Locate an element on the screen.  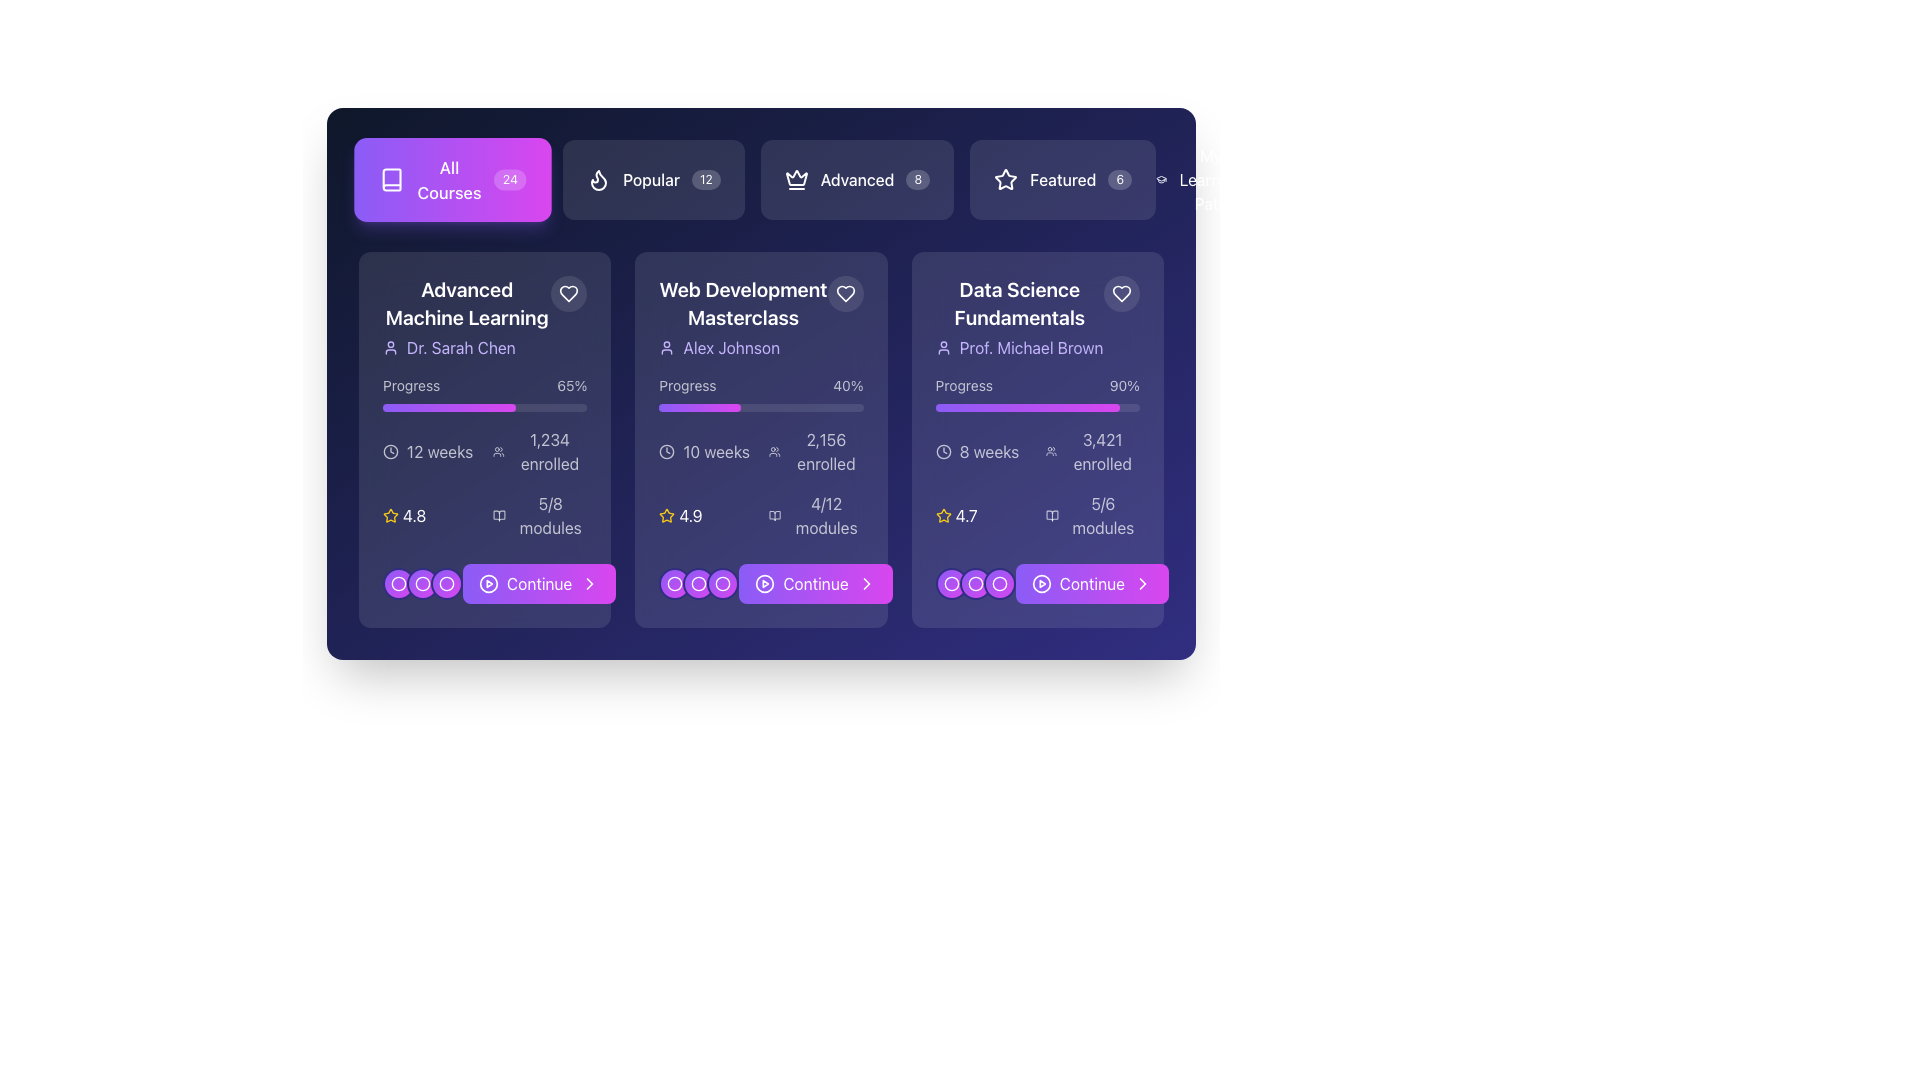
small circular outlined icon with a gradient-fuchsia filled background located in the bottom-left corner of the 'Advanced Machine Learning' card for information is located at coordinates (421, 583).